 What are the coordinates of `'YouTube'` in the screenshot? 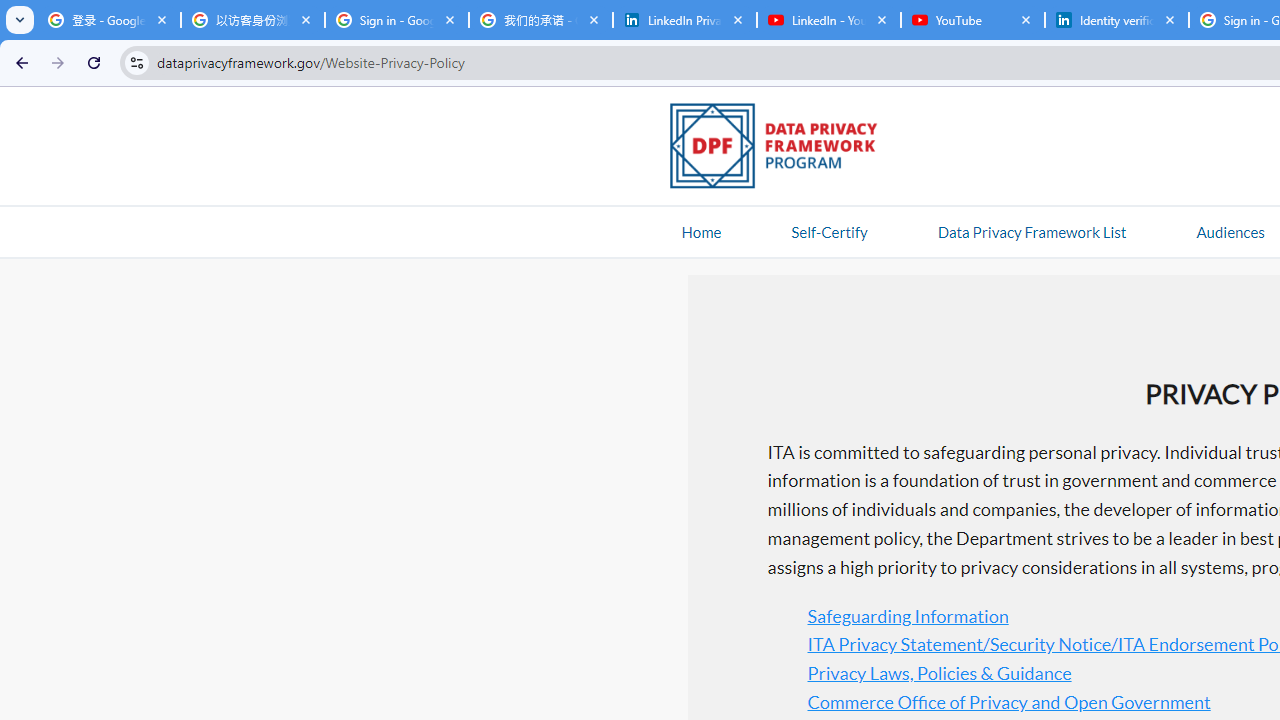 It's located at (972, 20).